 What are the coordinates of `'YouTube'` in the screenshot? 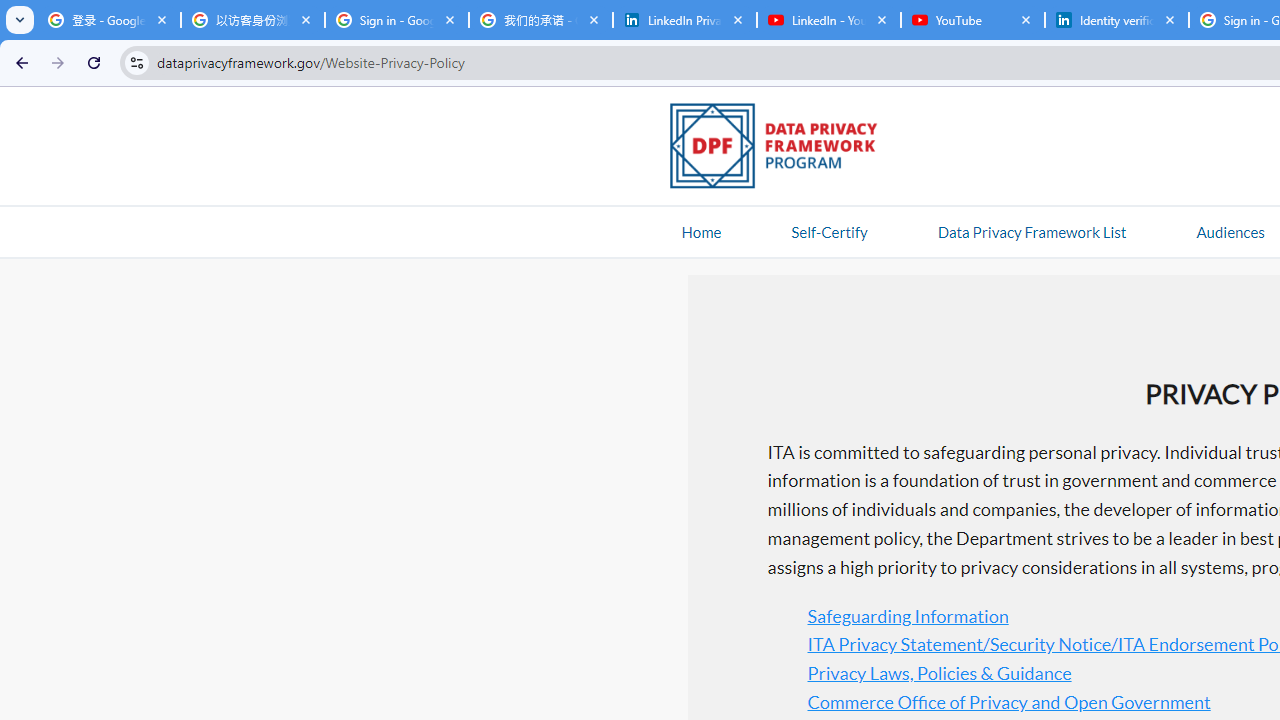 It's located at (972, 20).